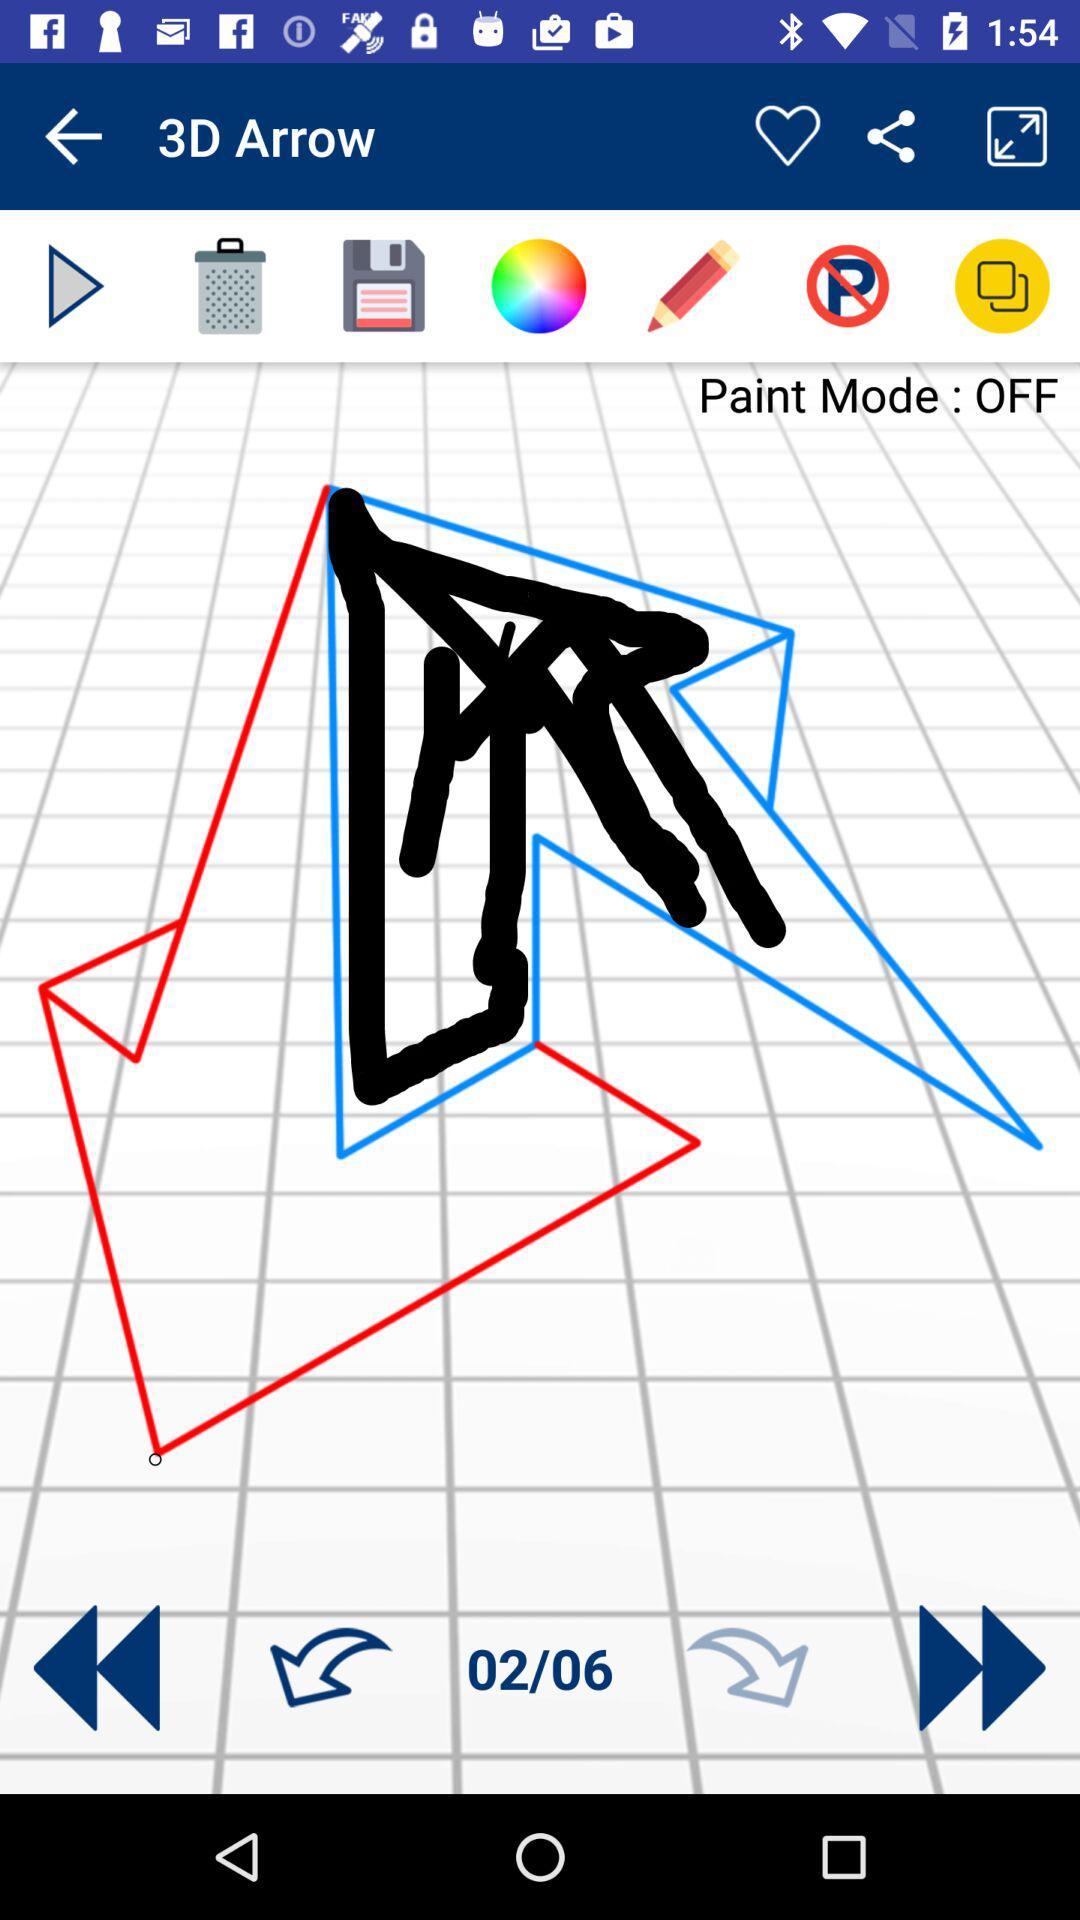  Describe the element at coordinates (330, 1668) in the screenshot. I see `undo` at that location.